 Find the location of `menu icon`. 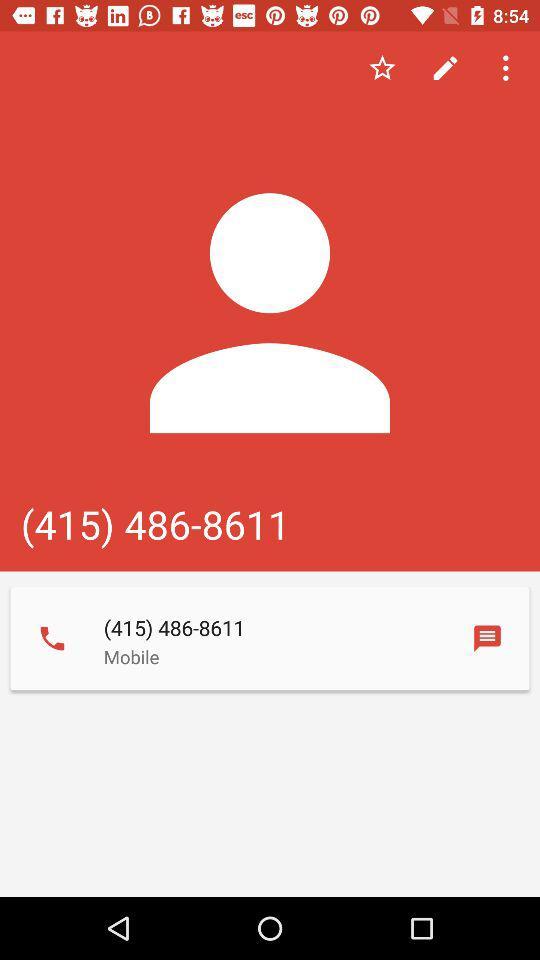

menu icon is located at coordinates (508, 68).